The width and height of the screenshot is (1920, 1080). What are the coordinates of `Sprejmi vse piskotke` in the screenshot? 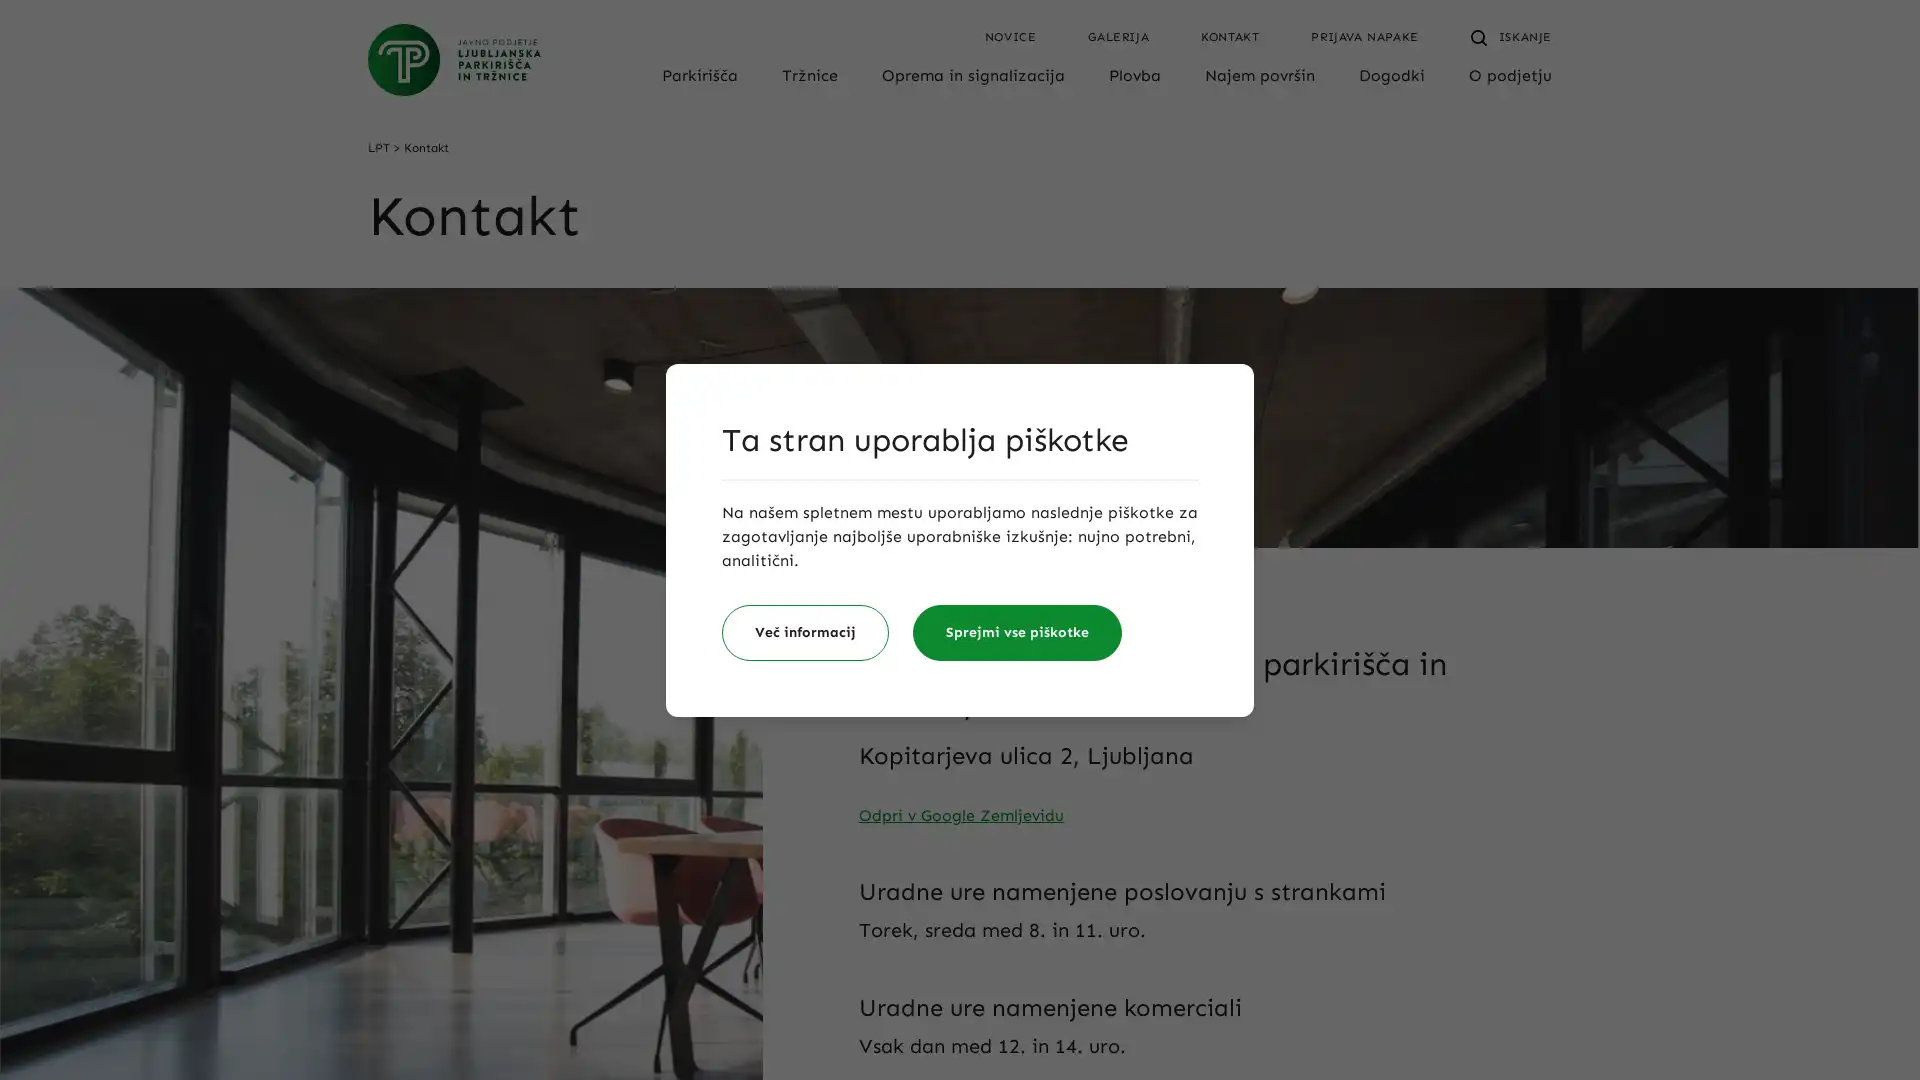 It's located at (1017, 632).